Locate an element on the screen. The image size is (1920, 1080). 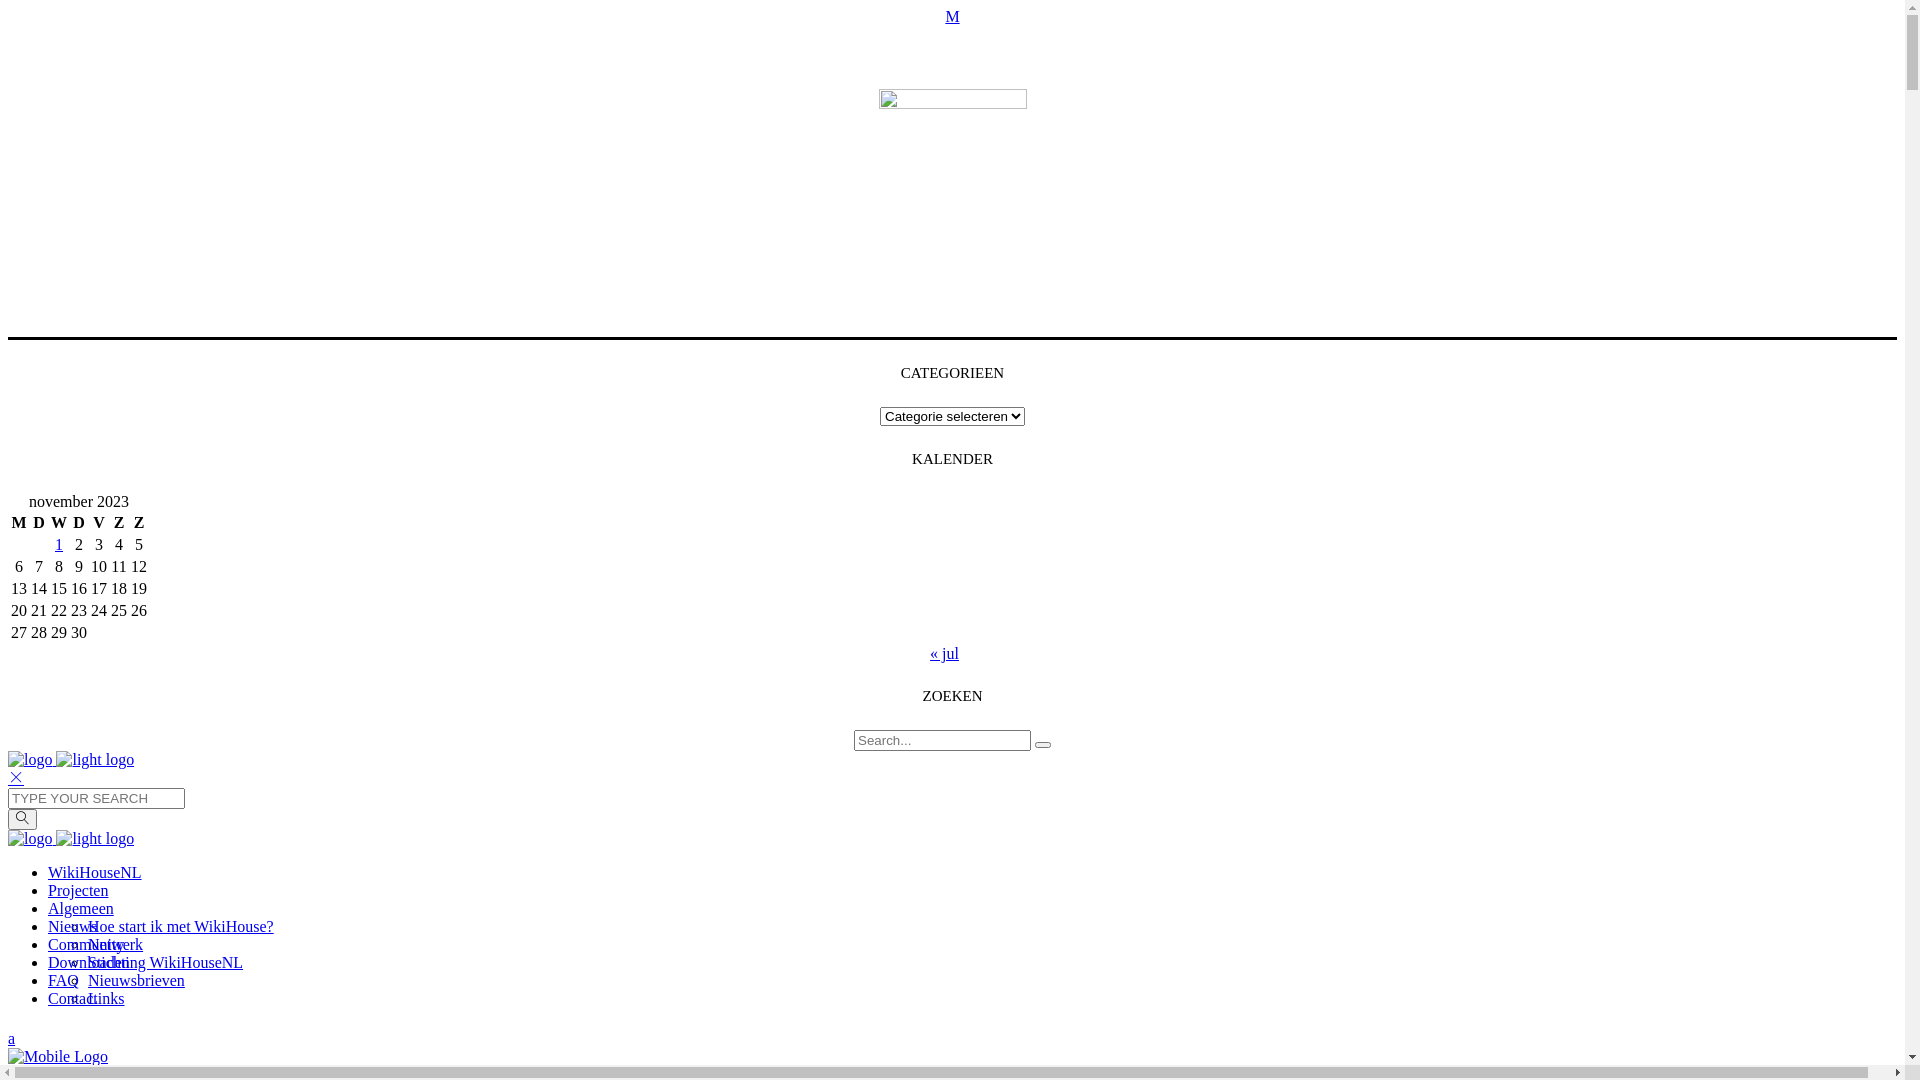
'Hoe start ik met WikiHouse?' is located at coordinates (181, 926).